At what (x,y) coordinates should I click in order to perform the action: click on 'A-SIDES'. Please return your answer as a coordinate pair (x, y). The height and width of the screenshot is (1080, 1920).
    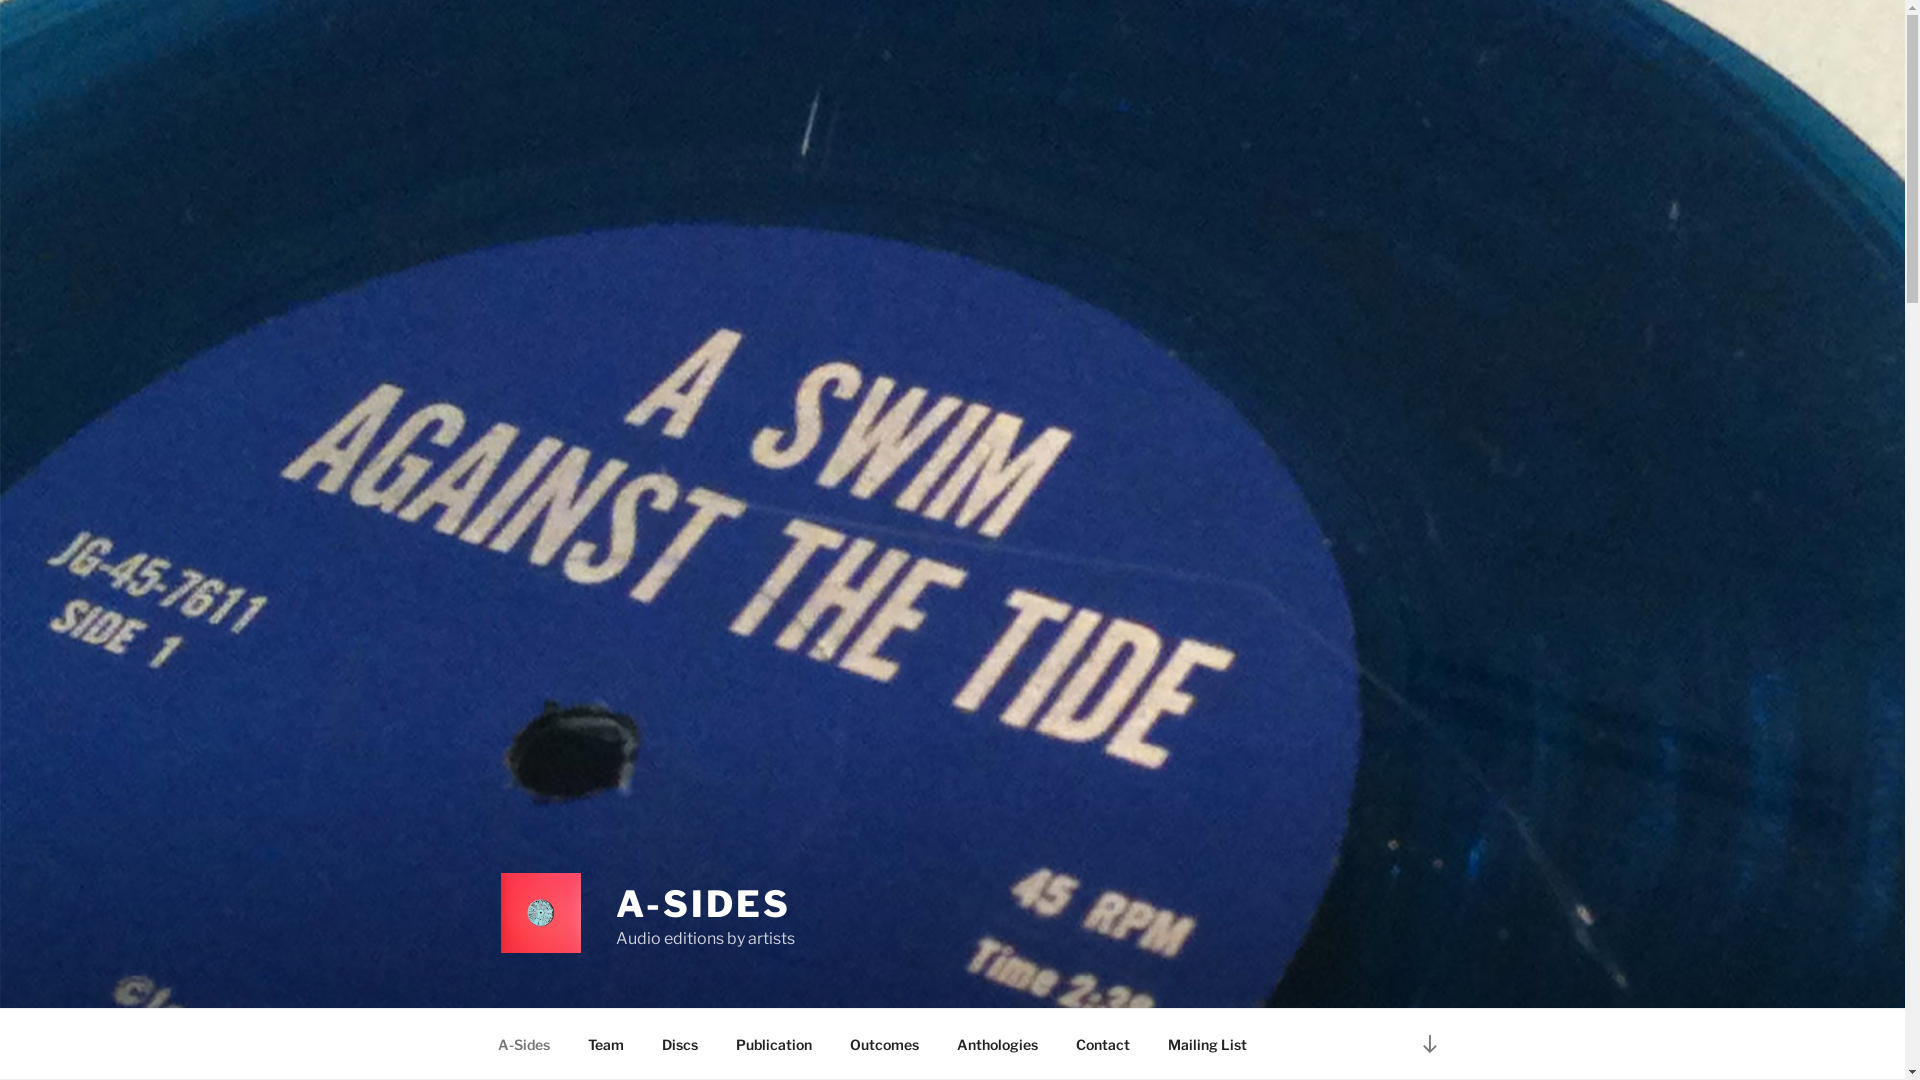
    Looking at the image, I should click on (703, 903).